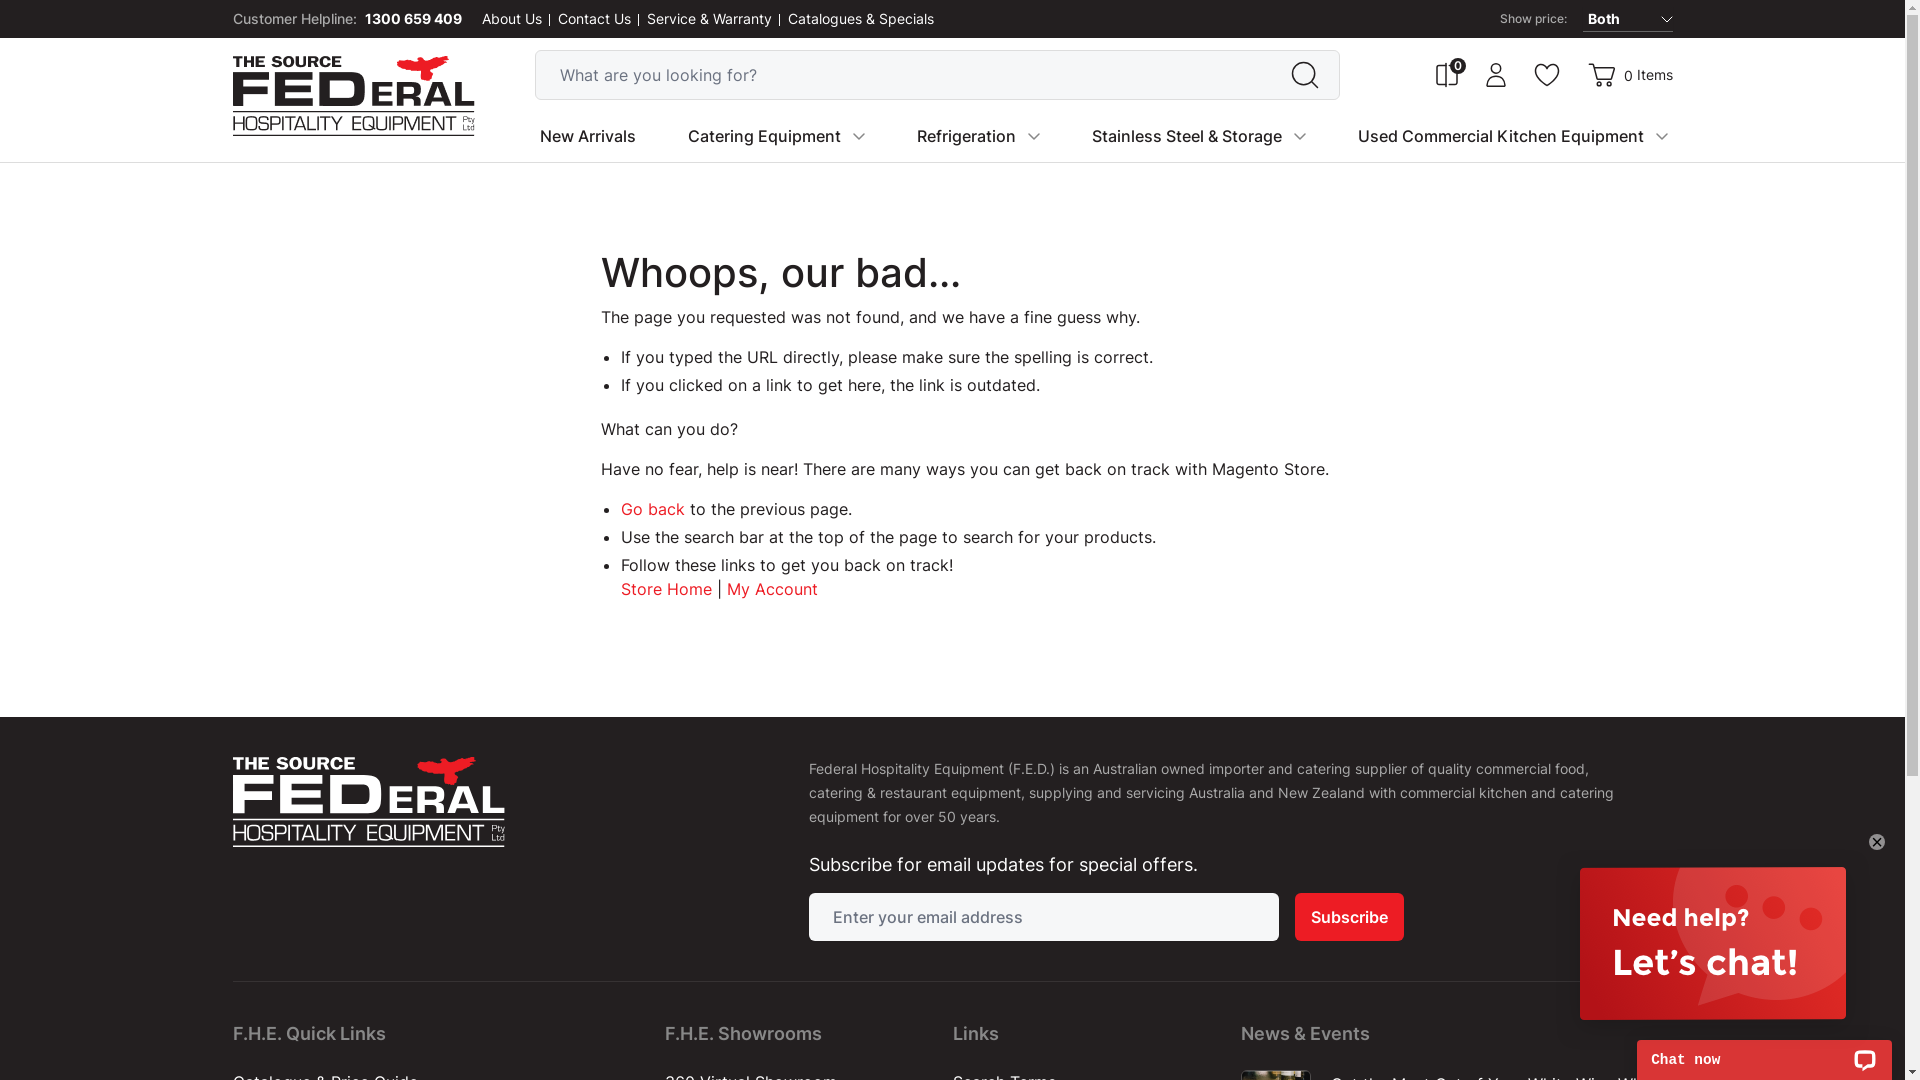 The image size is (1920, 1080). What do you see at coordinates (353, 96) in the screenshot?
I see `'Federal Hospitality Equipment'` at bounding box center [353, 96].